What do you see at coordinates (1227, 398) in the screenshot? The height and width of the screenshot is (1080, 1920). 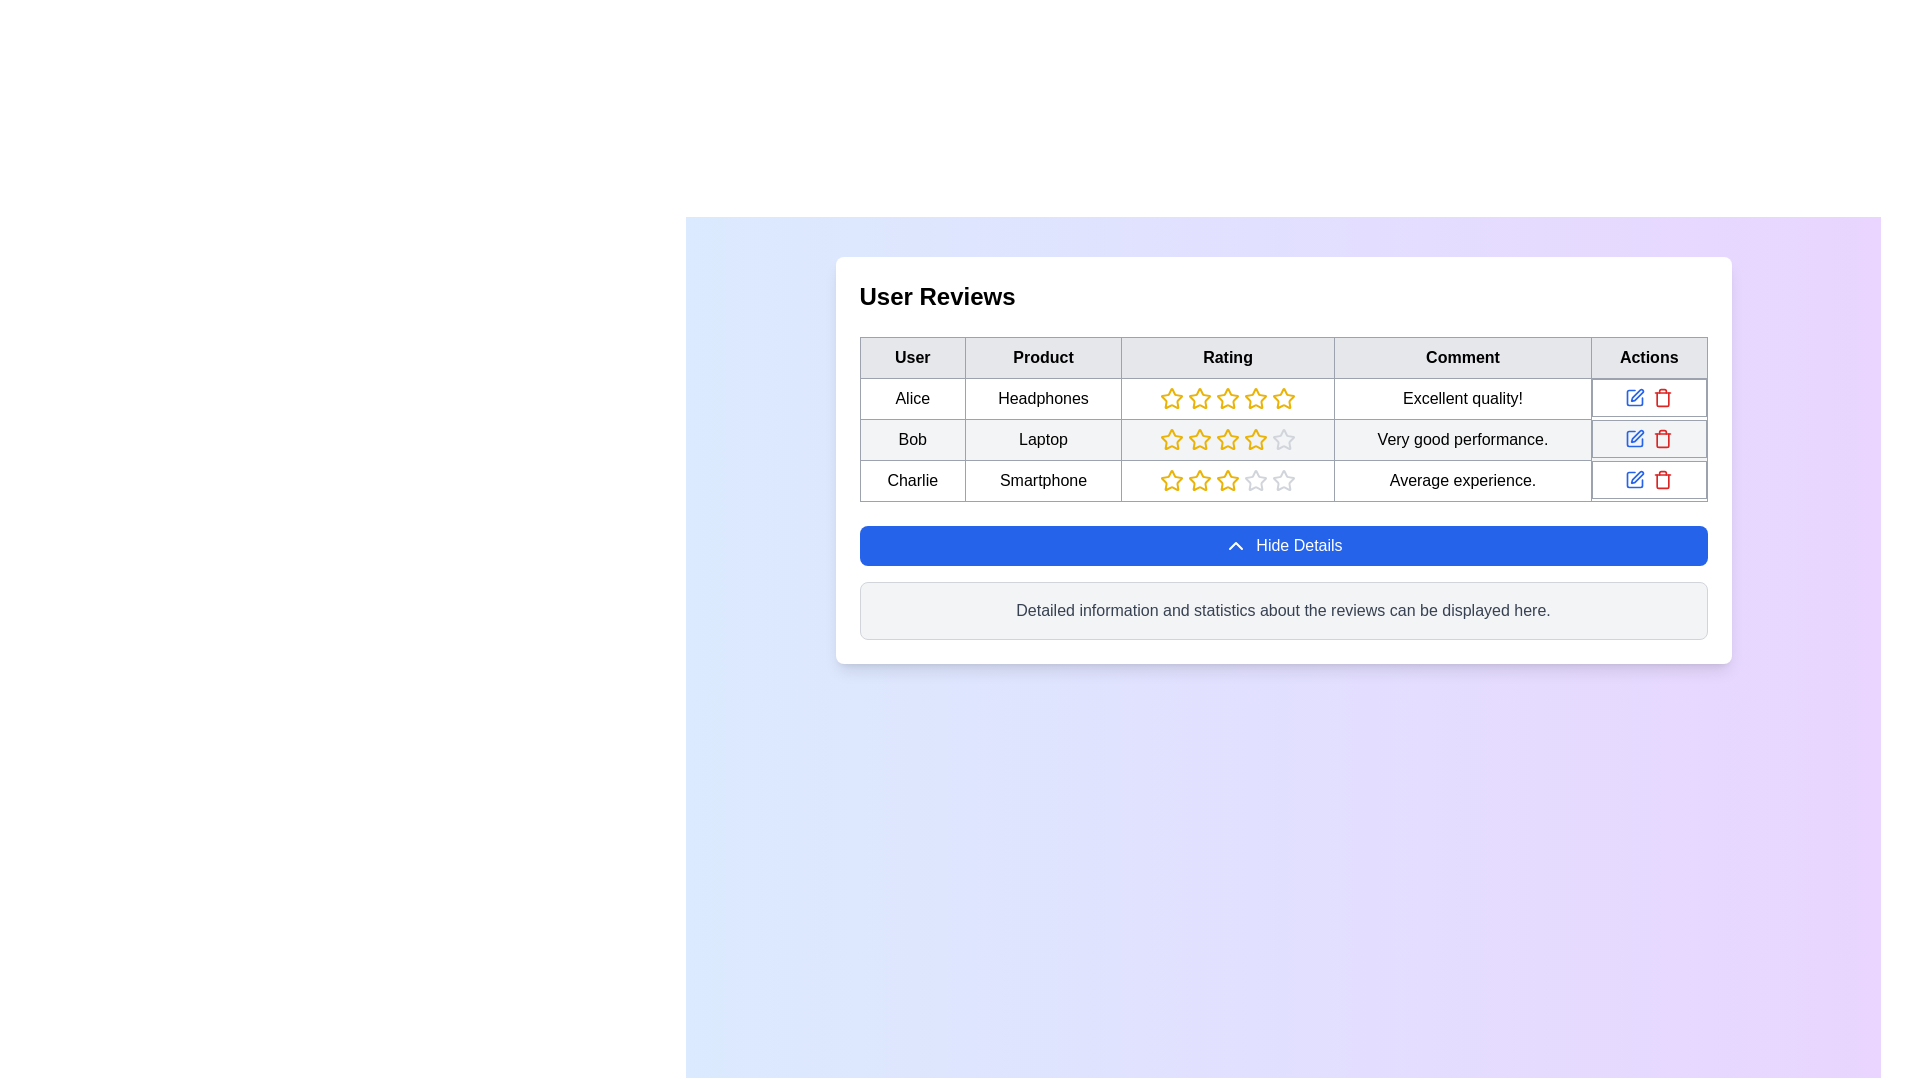 I see `the fifth star icon in the 'Rating' column for the product 'Headphones' in the 'User Reviews' section` at bounding box center [1227, 398].